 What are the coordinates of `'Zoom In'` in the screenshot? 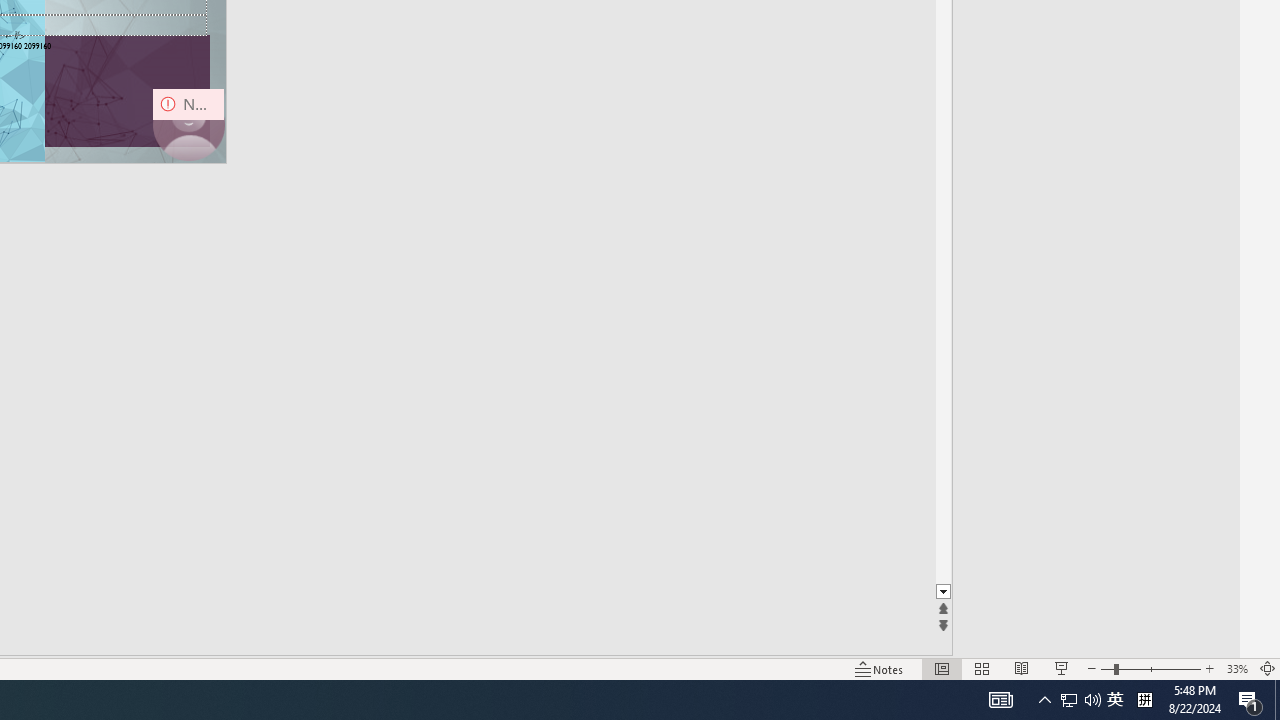 It's located at (1208, 669).